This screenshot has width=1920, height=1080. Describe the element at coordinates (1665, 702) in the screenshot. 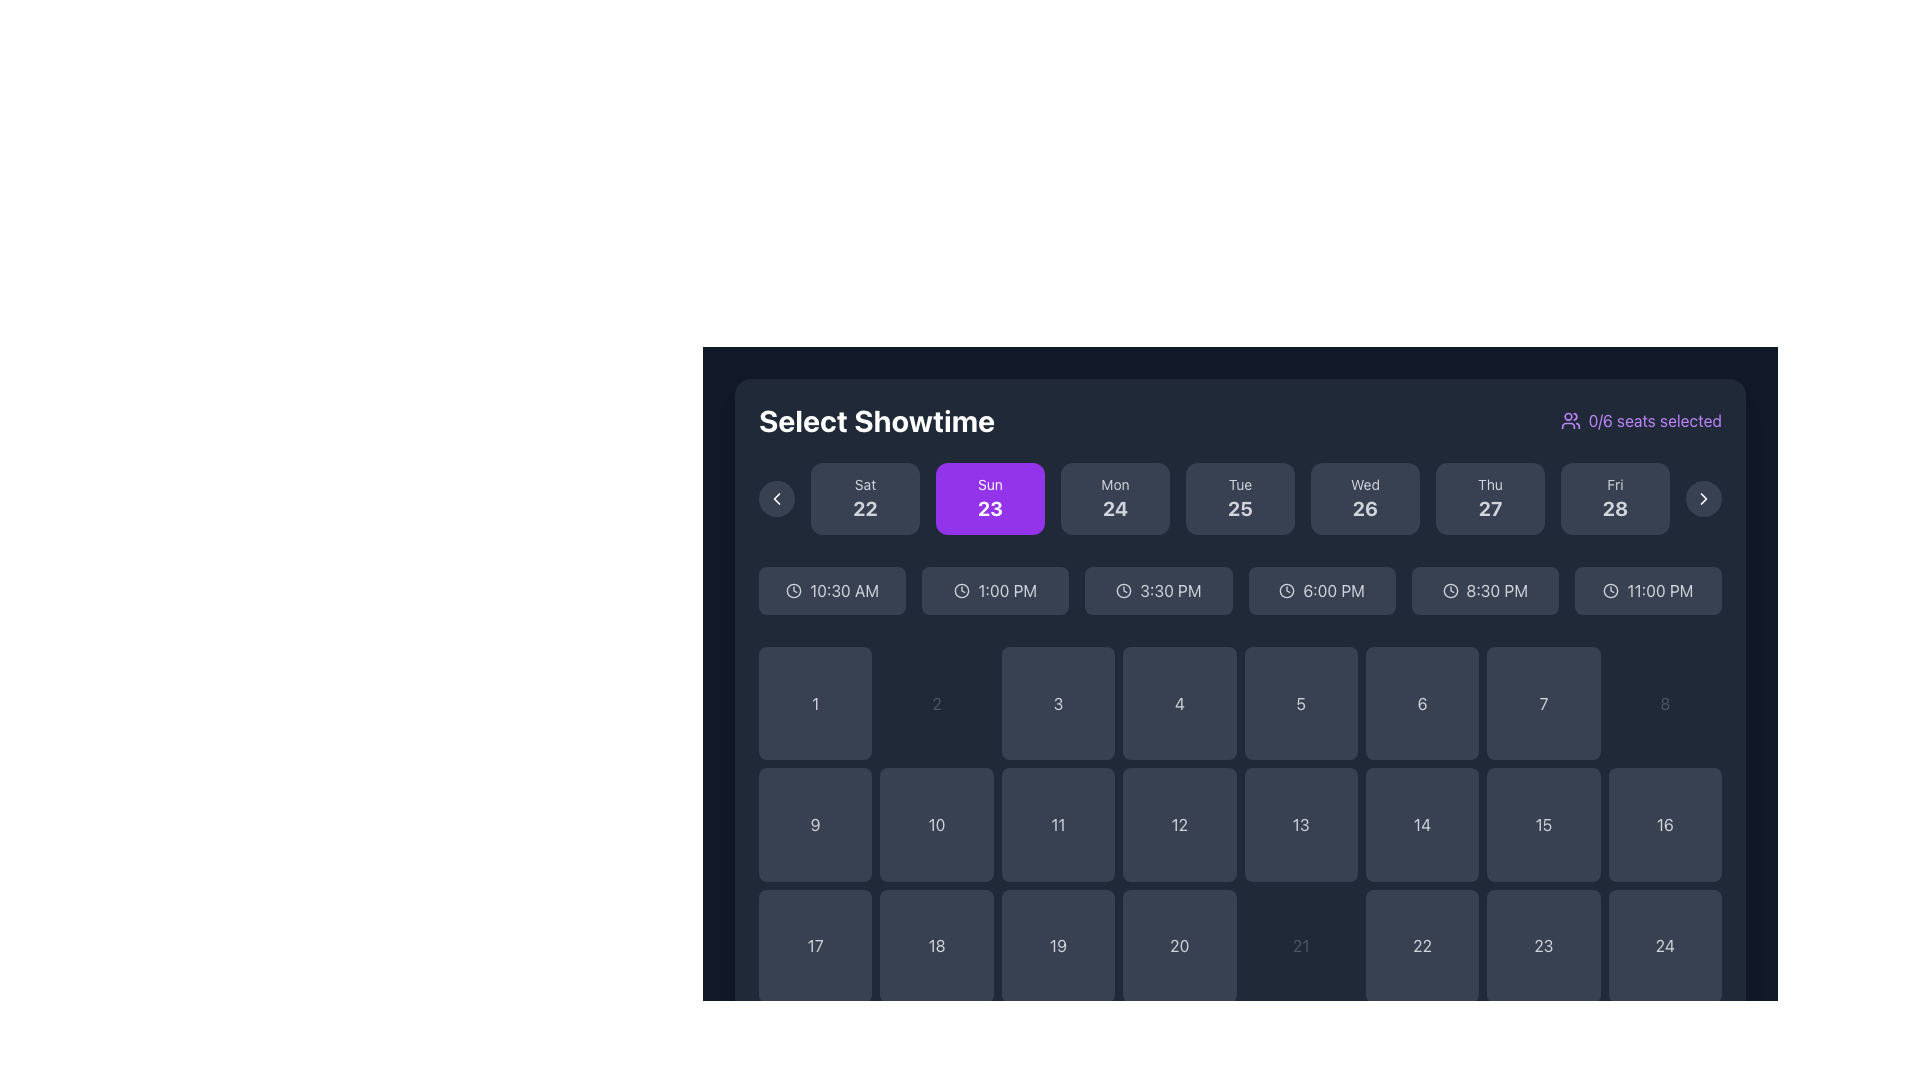

I see `the eighth button in a grid layout located in the top-right corner, which is currently disabled and represents a selectable item` at that location.